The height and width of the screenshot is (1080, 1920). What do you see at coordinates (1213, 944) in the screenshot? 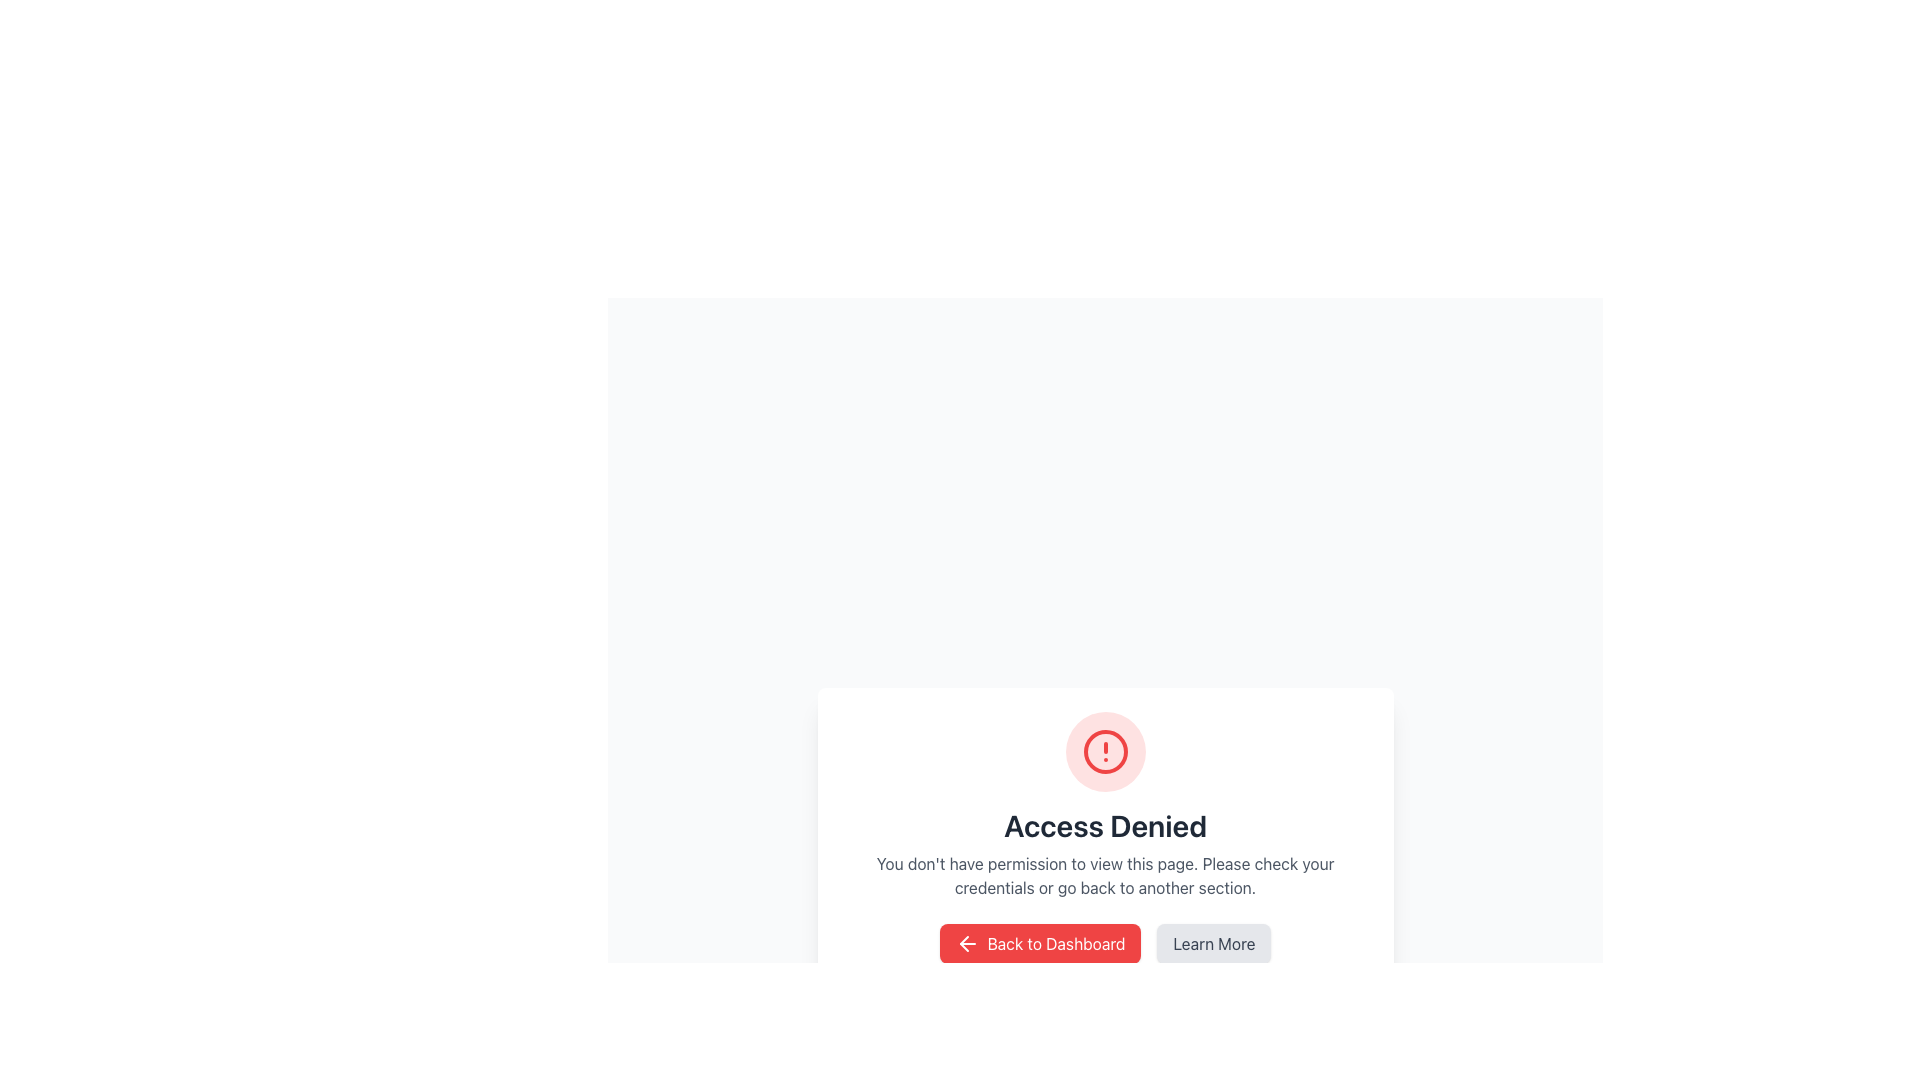
I see `the 'Learn More' button located at the bottom right corner of the card interface under the 'Access Denied' text` at bounding box center [1213, 944].